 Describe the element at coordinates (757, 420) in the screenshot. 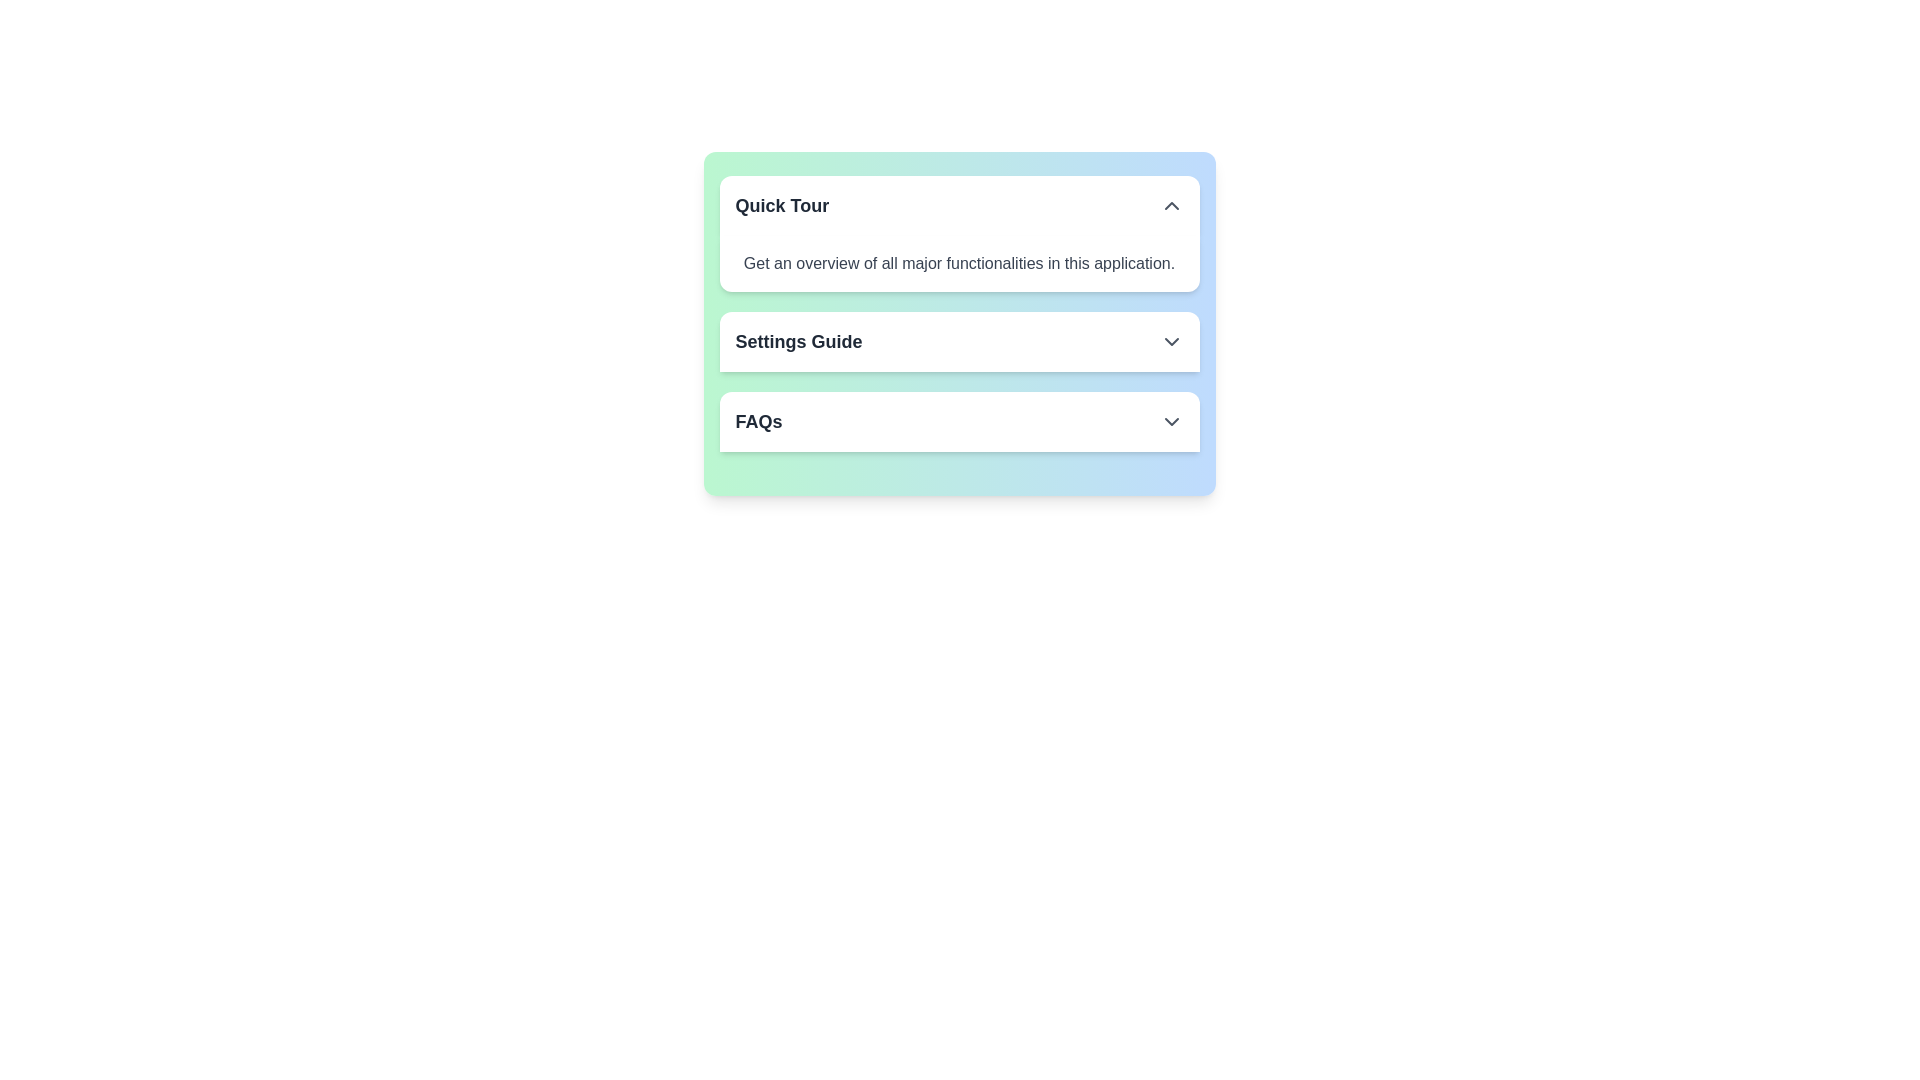

I see `the 'FAQs' text label, which serves as the main label for the section in a horizontally-aligned header with a chevron icon on the right` at that location.